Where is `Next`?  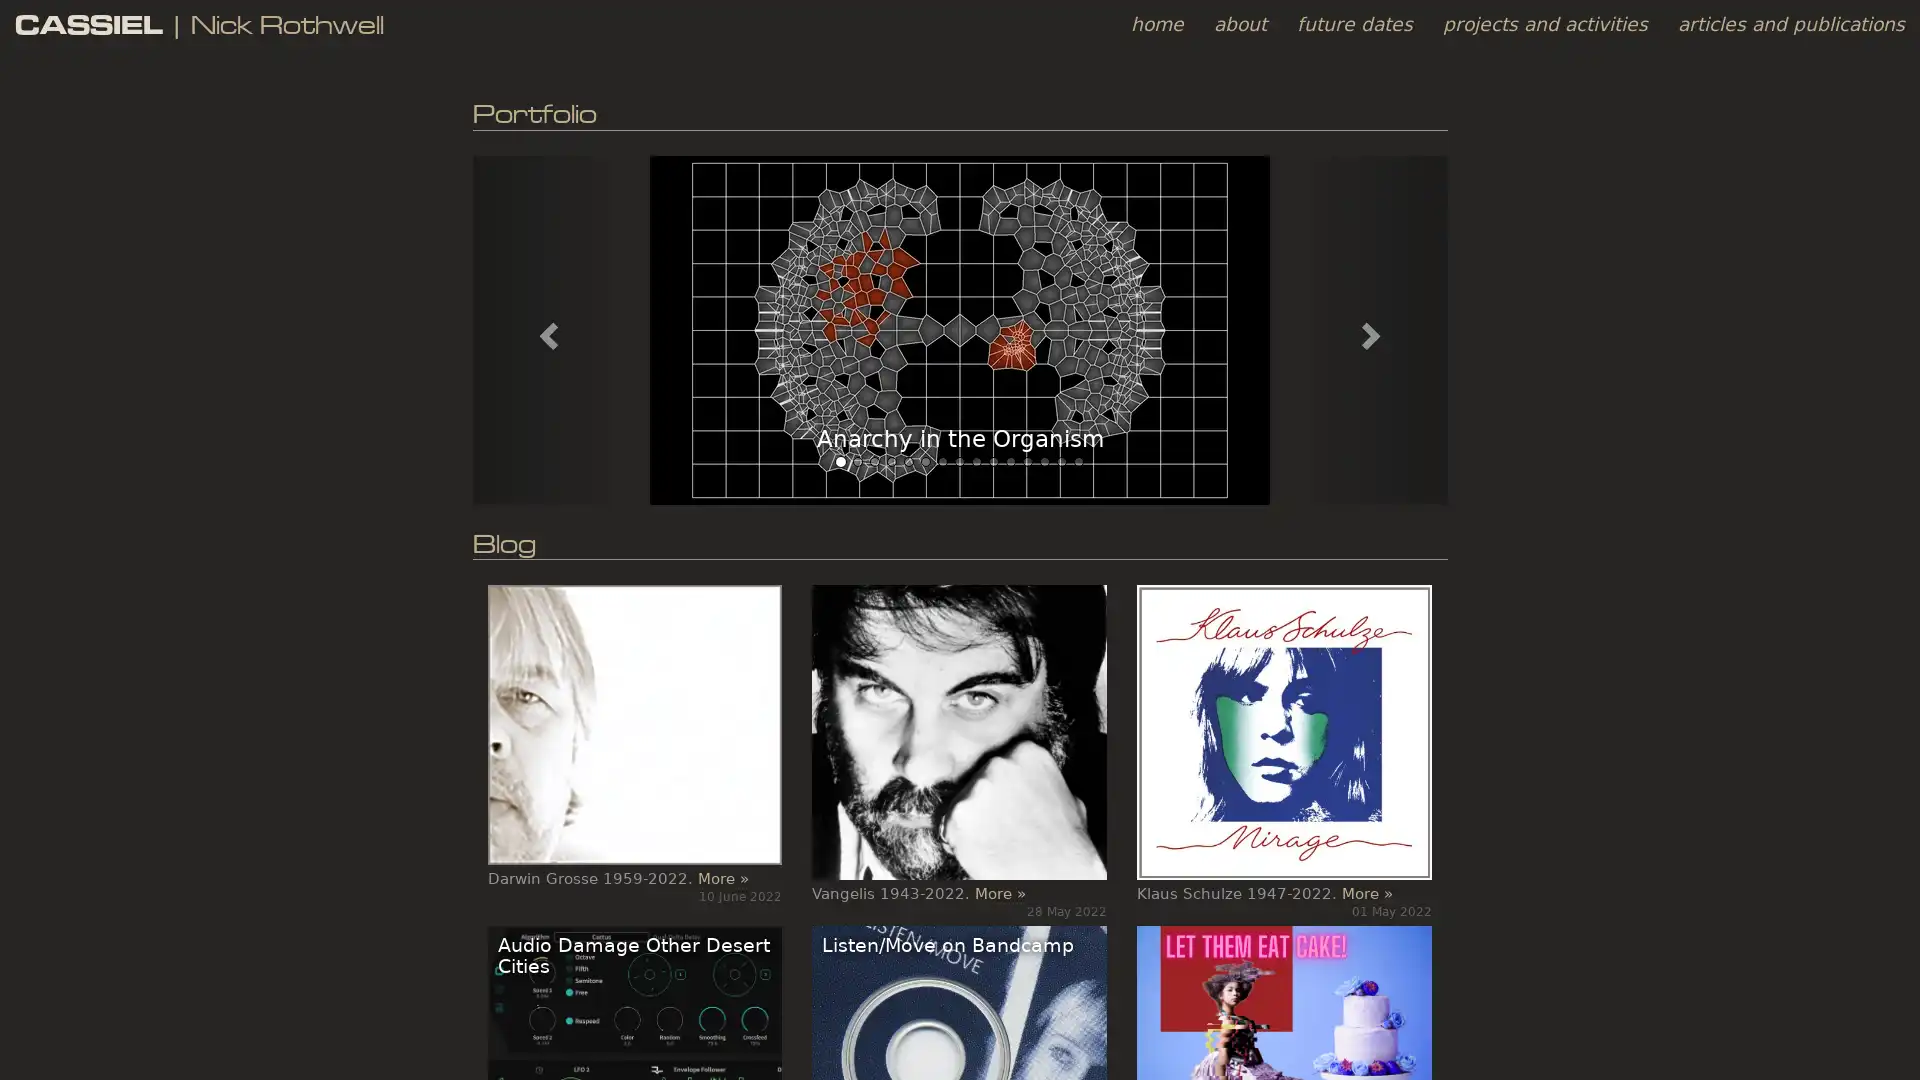
Next is located at coordinates (1372, 328).